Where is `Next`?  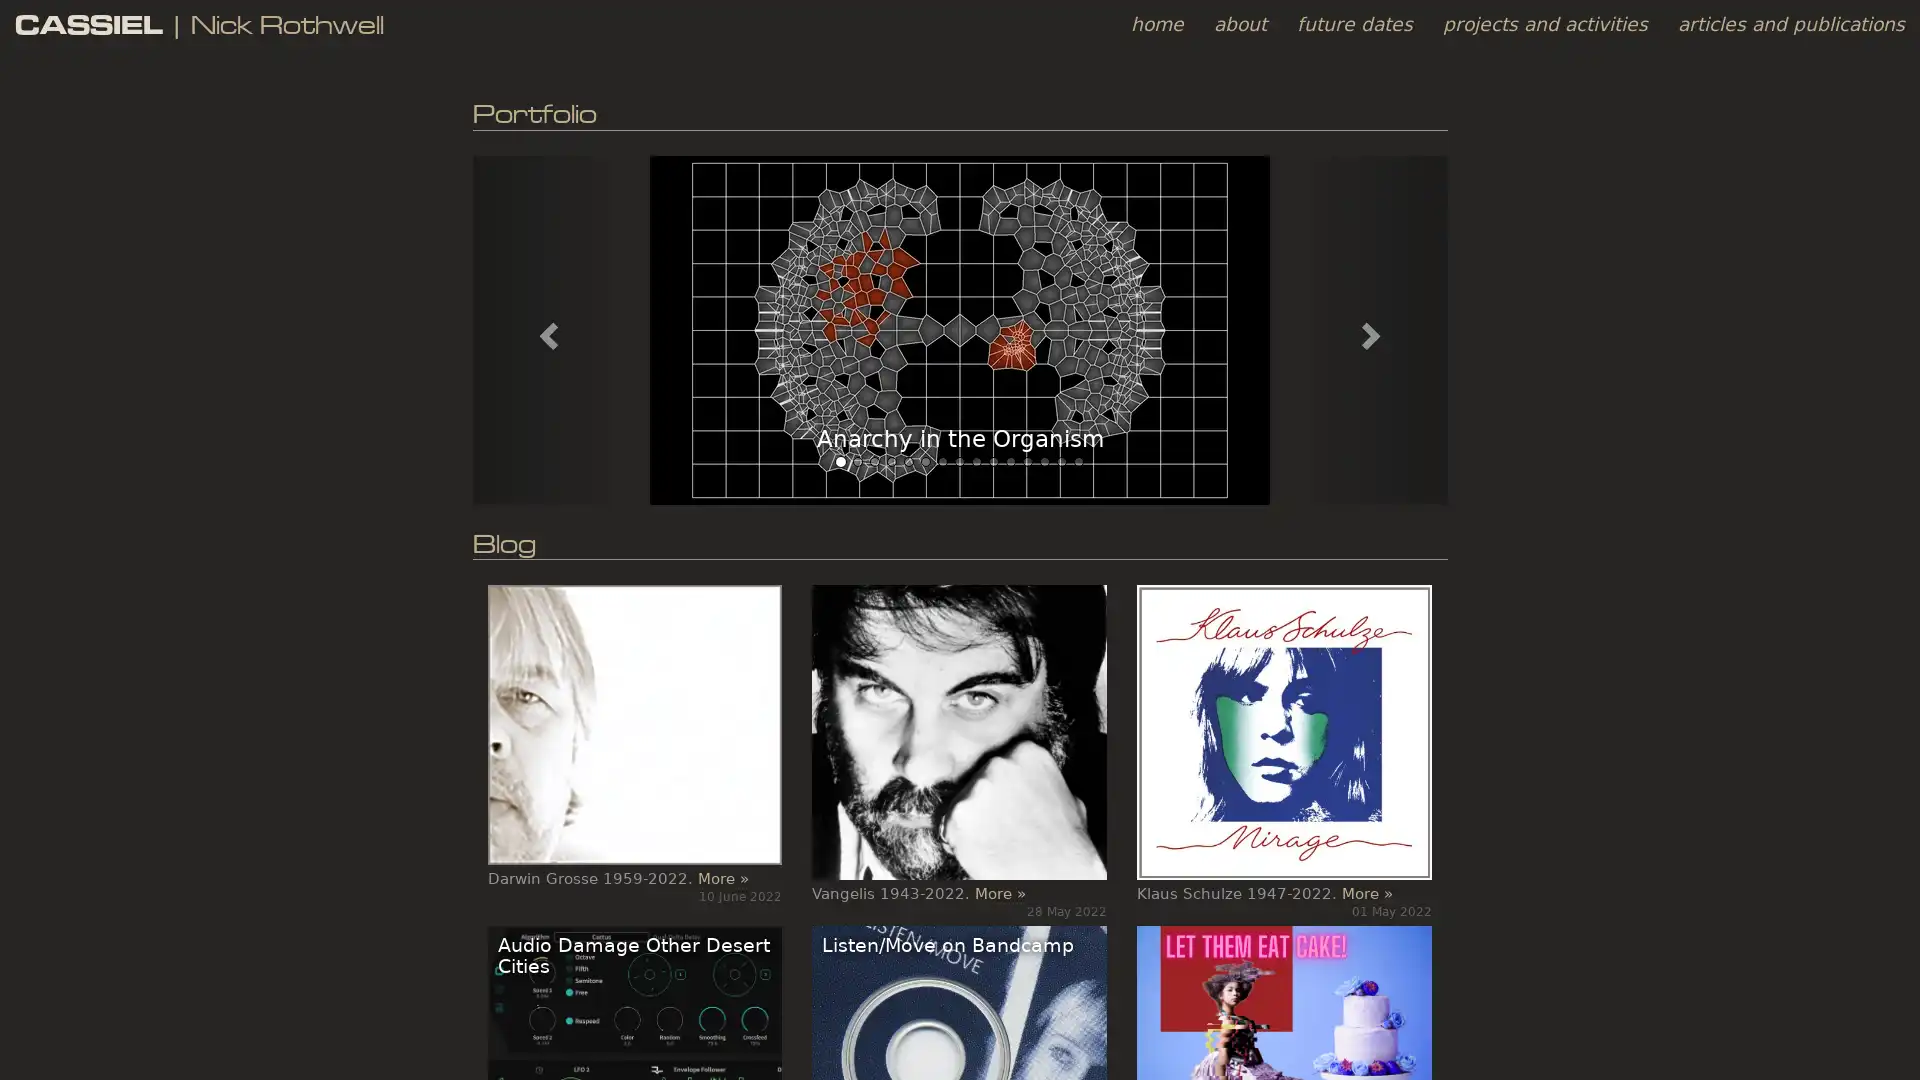
Next is located at coordinates (1372, 328).